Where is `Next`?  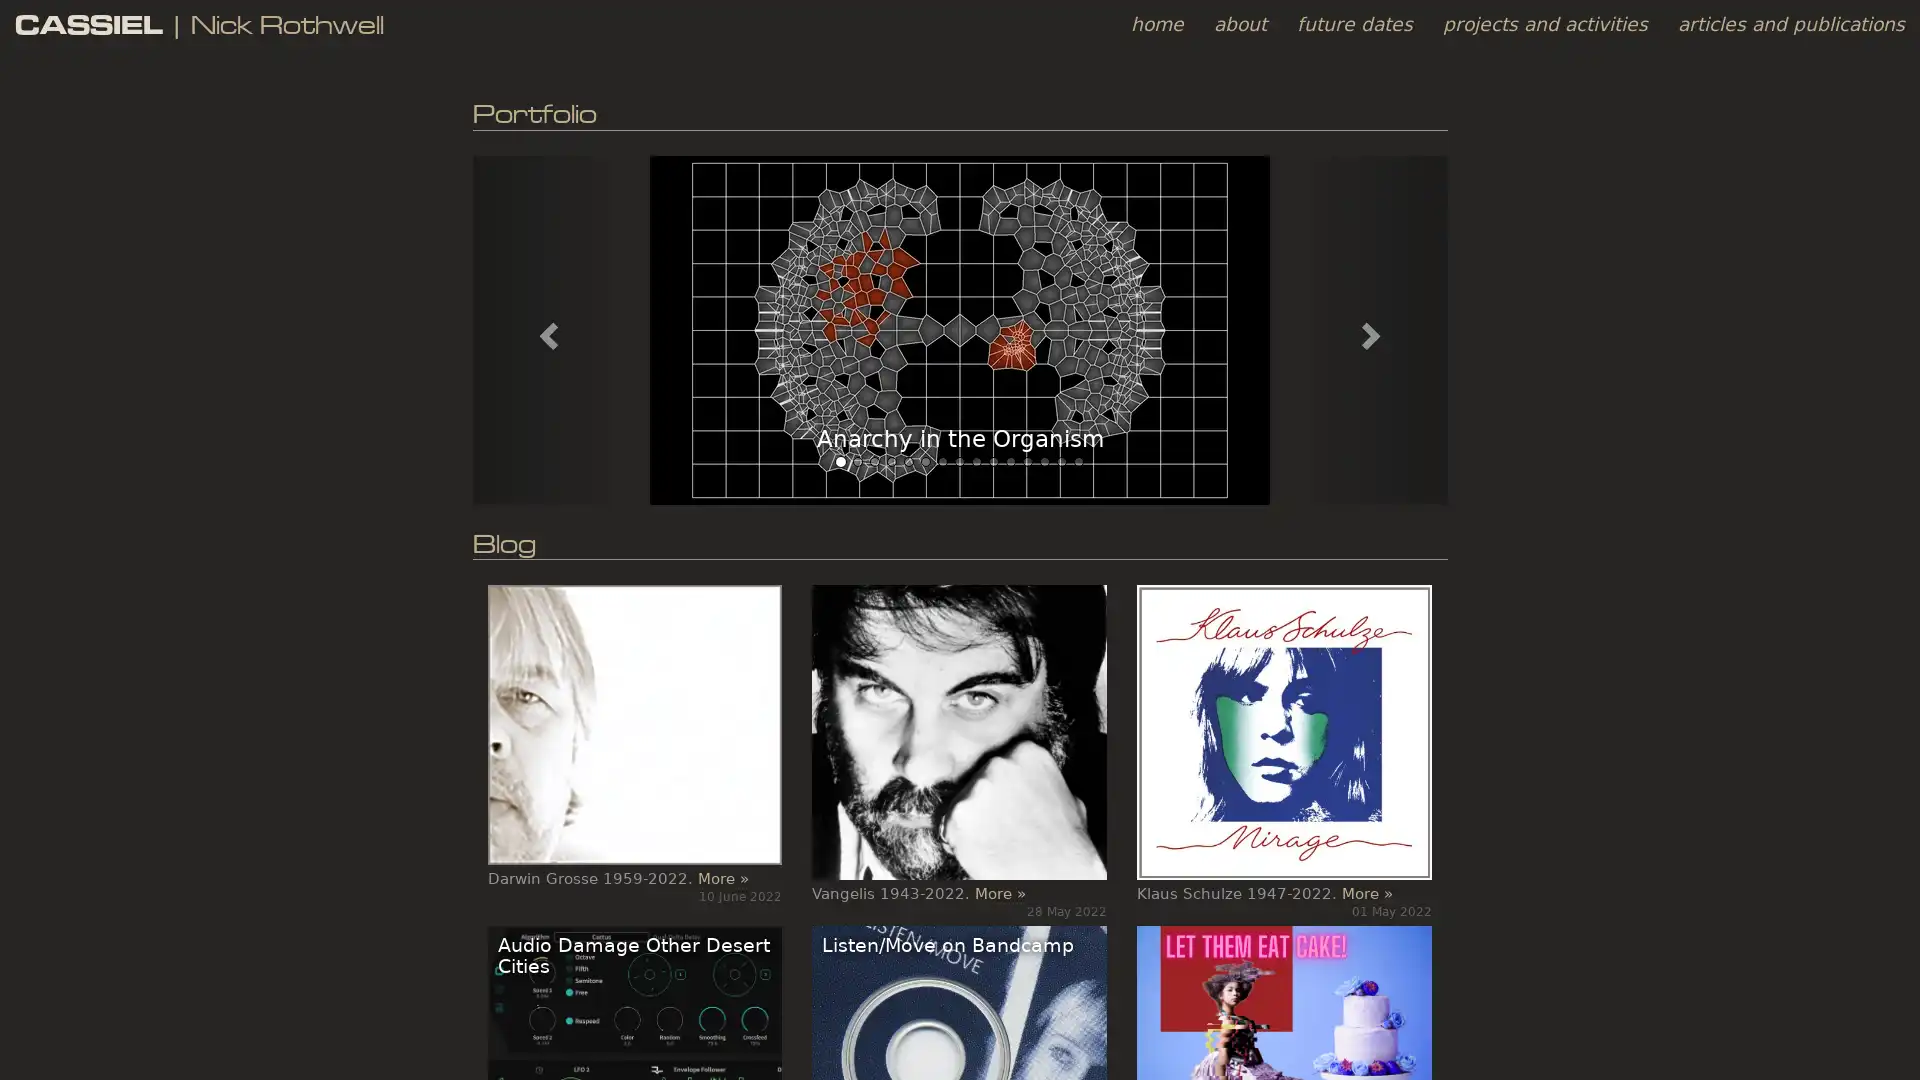
Next is located at coordinates (1372, 328).